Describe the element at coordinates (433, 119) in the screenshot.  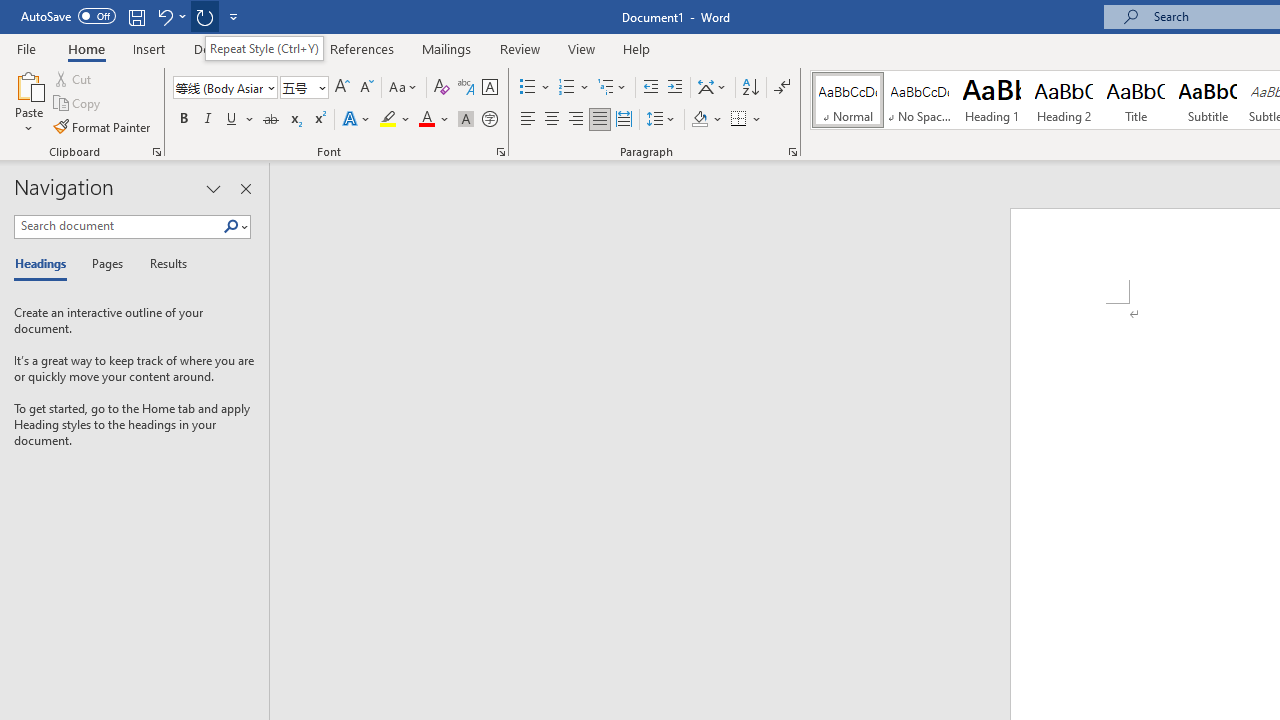
I see `'Font Color'` at that location.